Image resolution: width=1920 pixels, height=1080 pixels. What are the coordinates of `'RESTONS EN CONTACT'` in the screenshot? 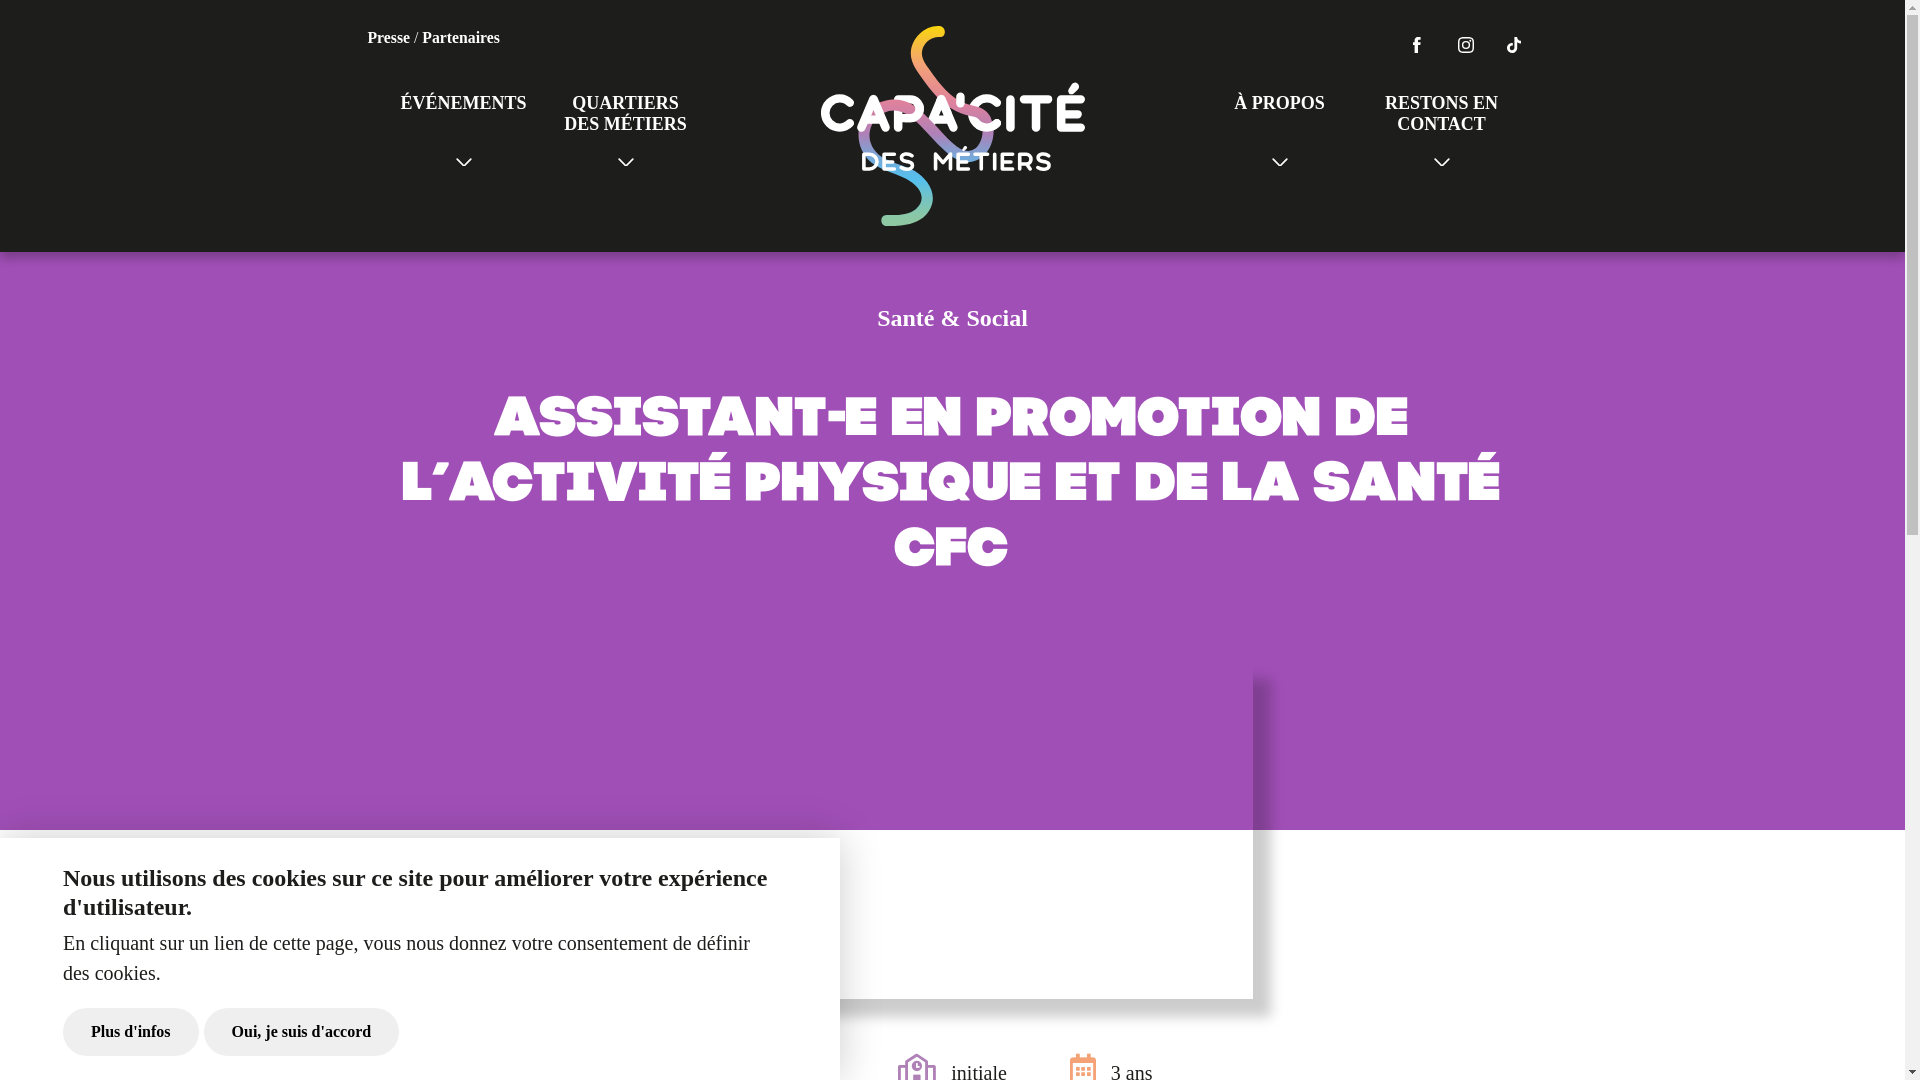 It's located at (1440, 125).